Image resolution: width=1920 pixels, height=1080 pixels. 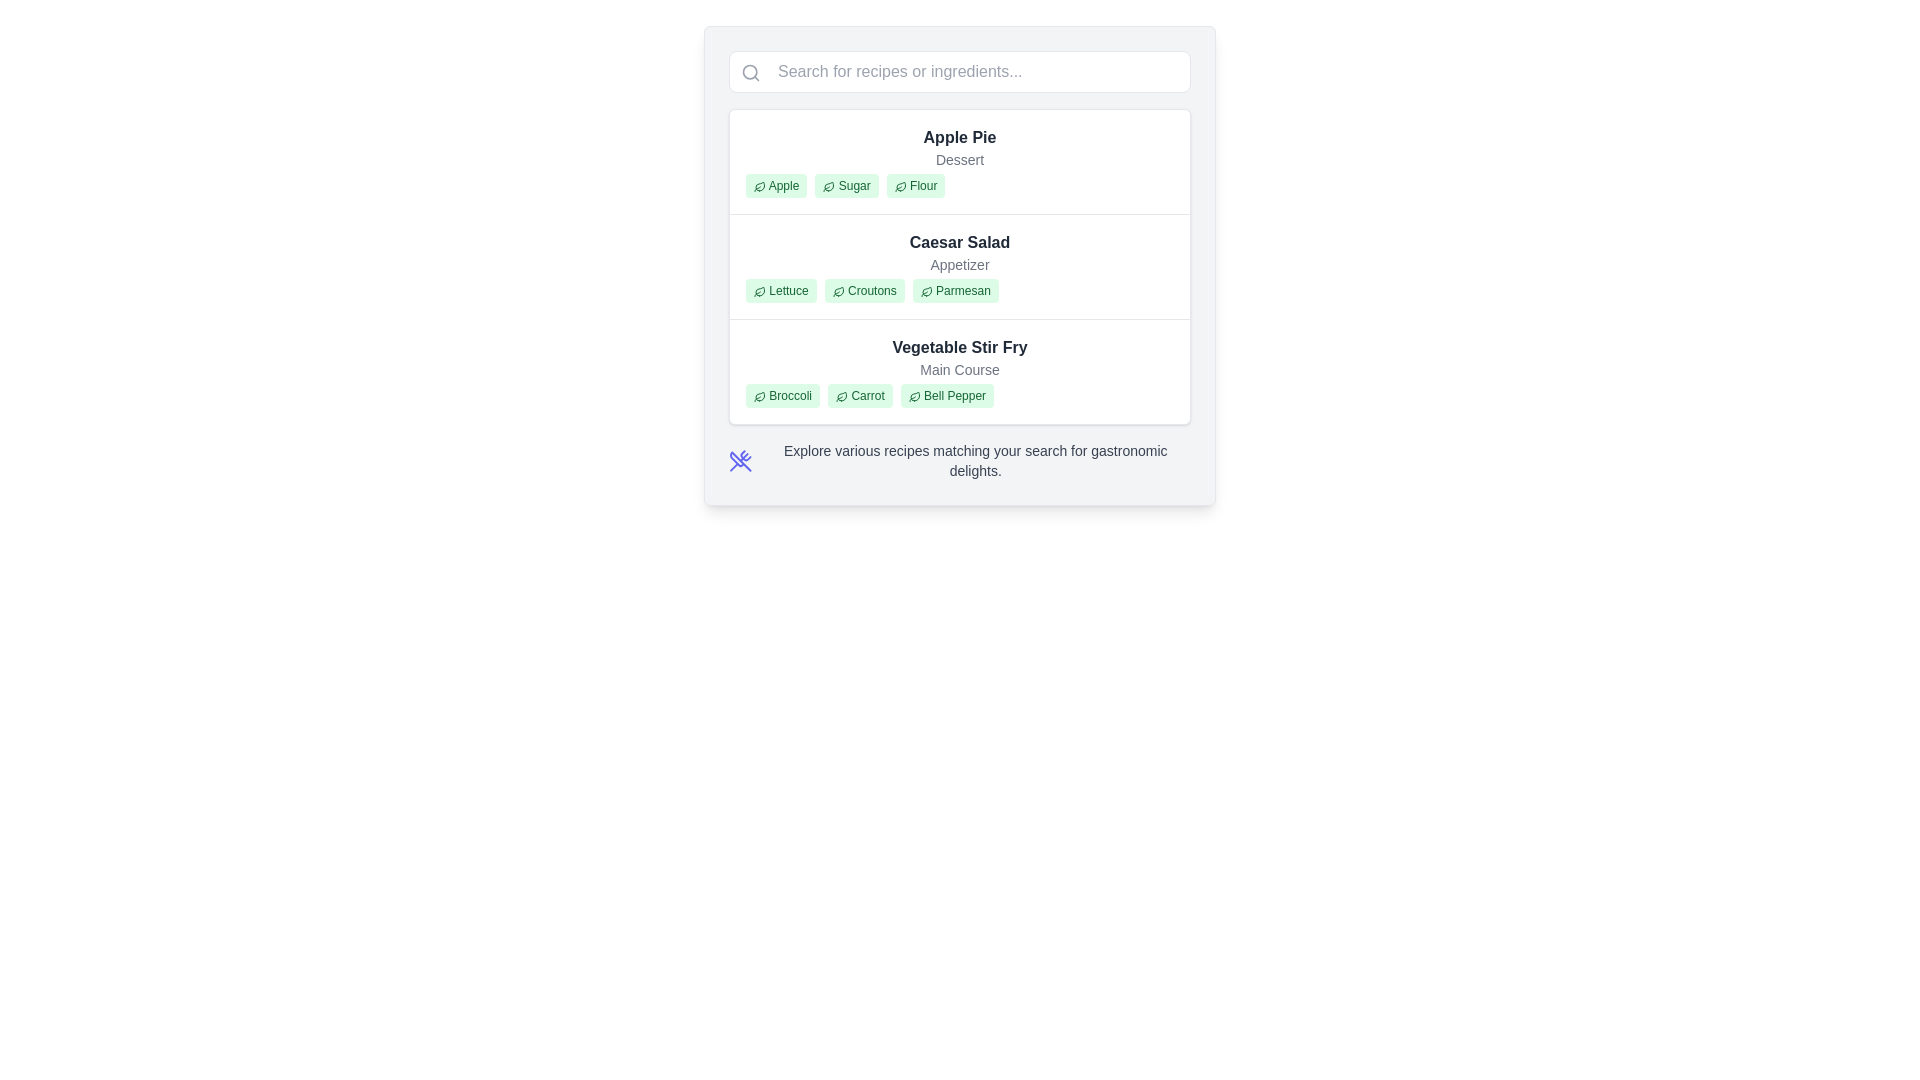 I want to click on information provided in the informational section that features an icon of crossed utensils and descriptive text about exploring various recipes, so click(x=960, y=461).